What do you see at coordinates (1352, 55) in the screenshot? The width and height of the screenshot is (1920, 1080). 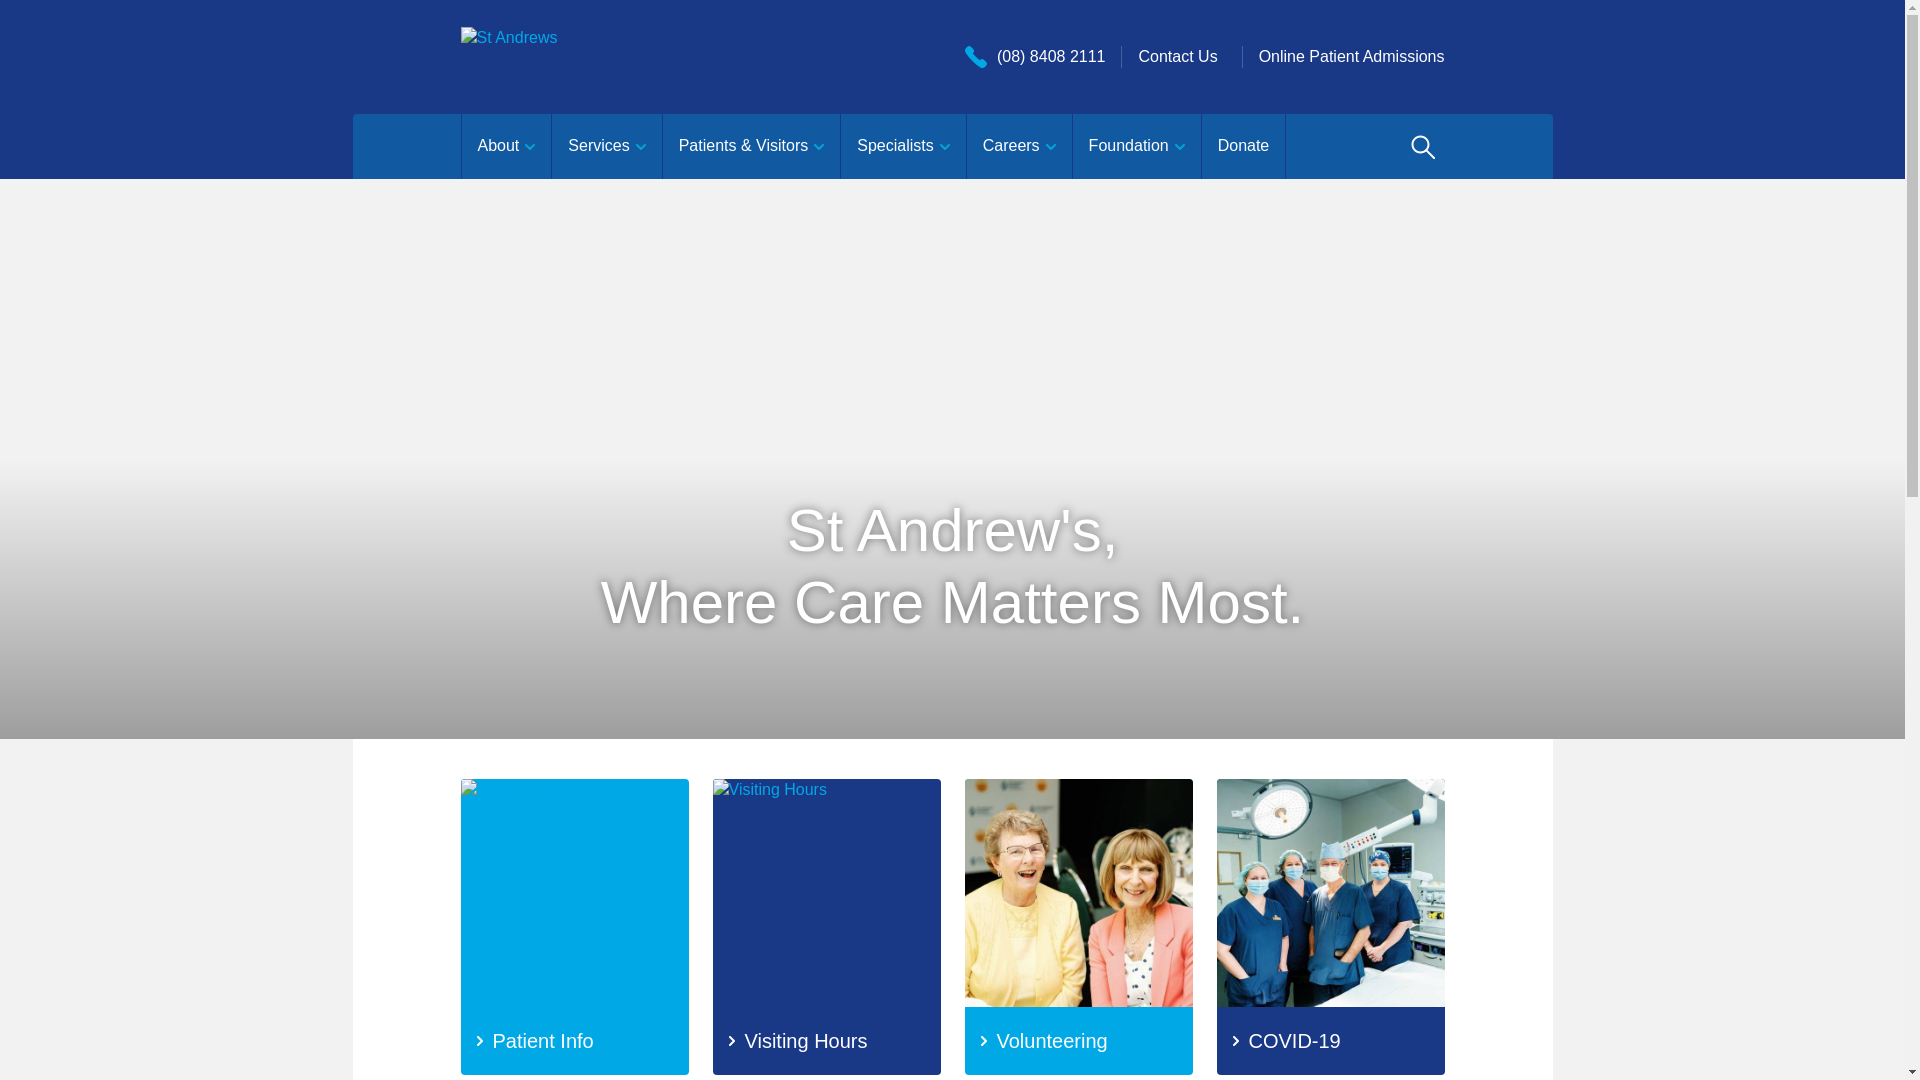 I see `'Online Patient Admissions'` at bounding box center [1352, 55].